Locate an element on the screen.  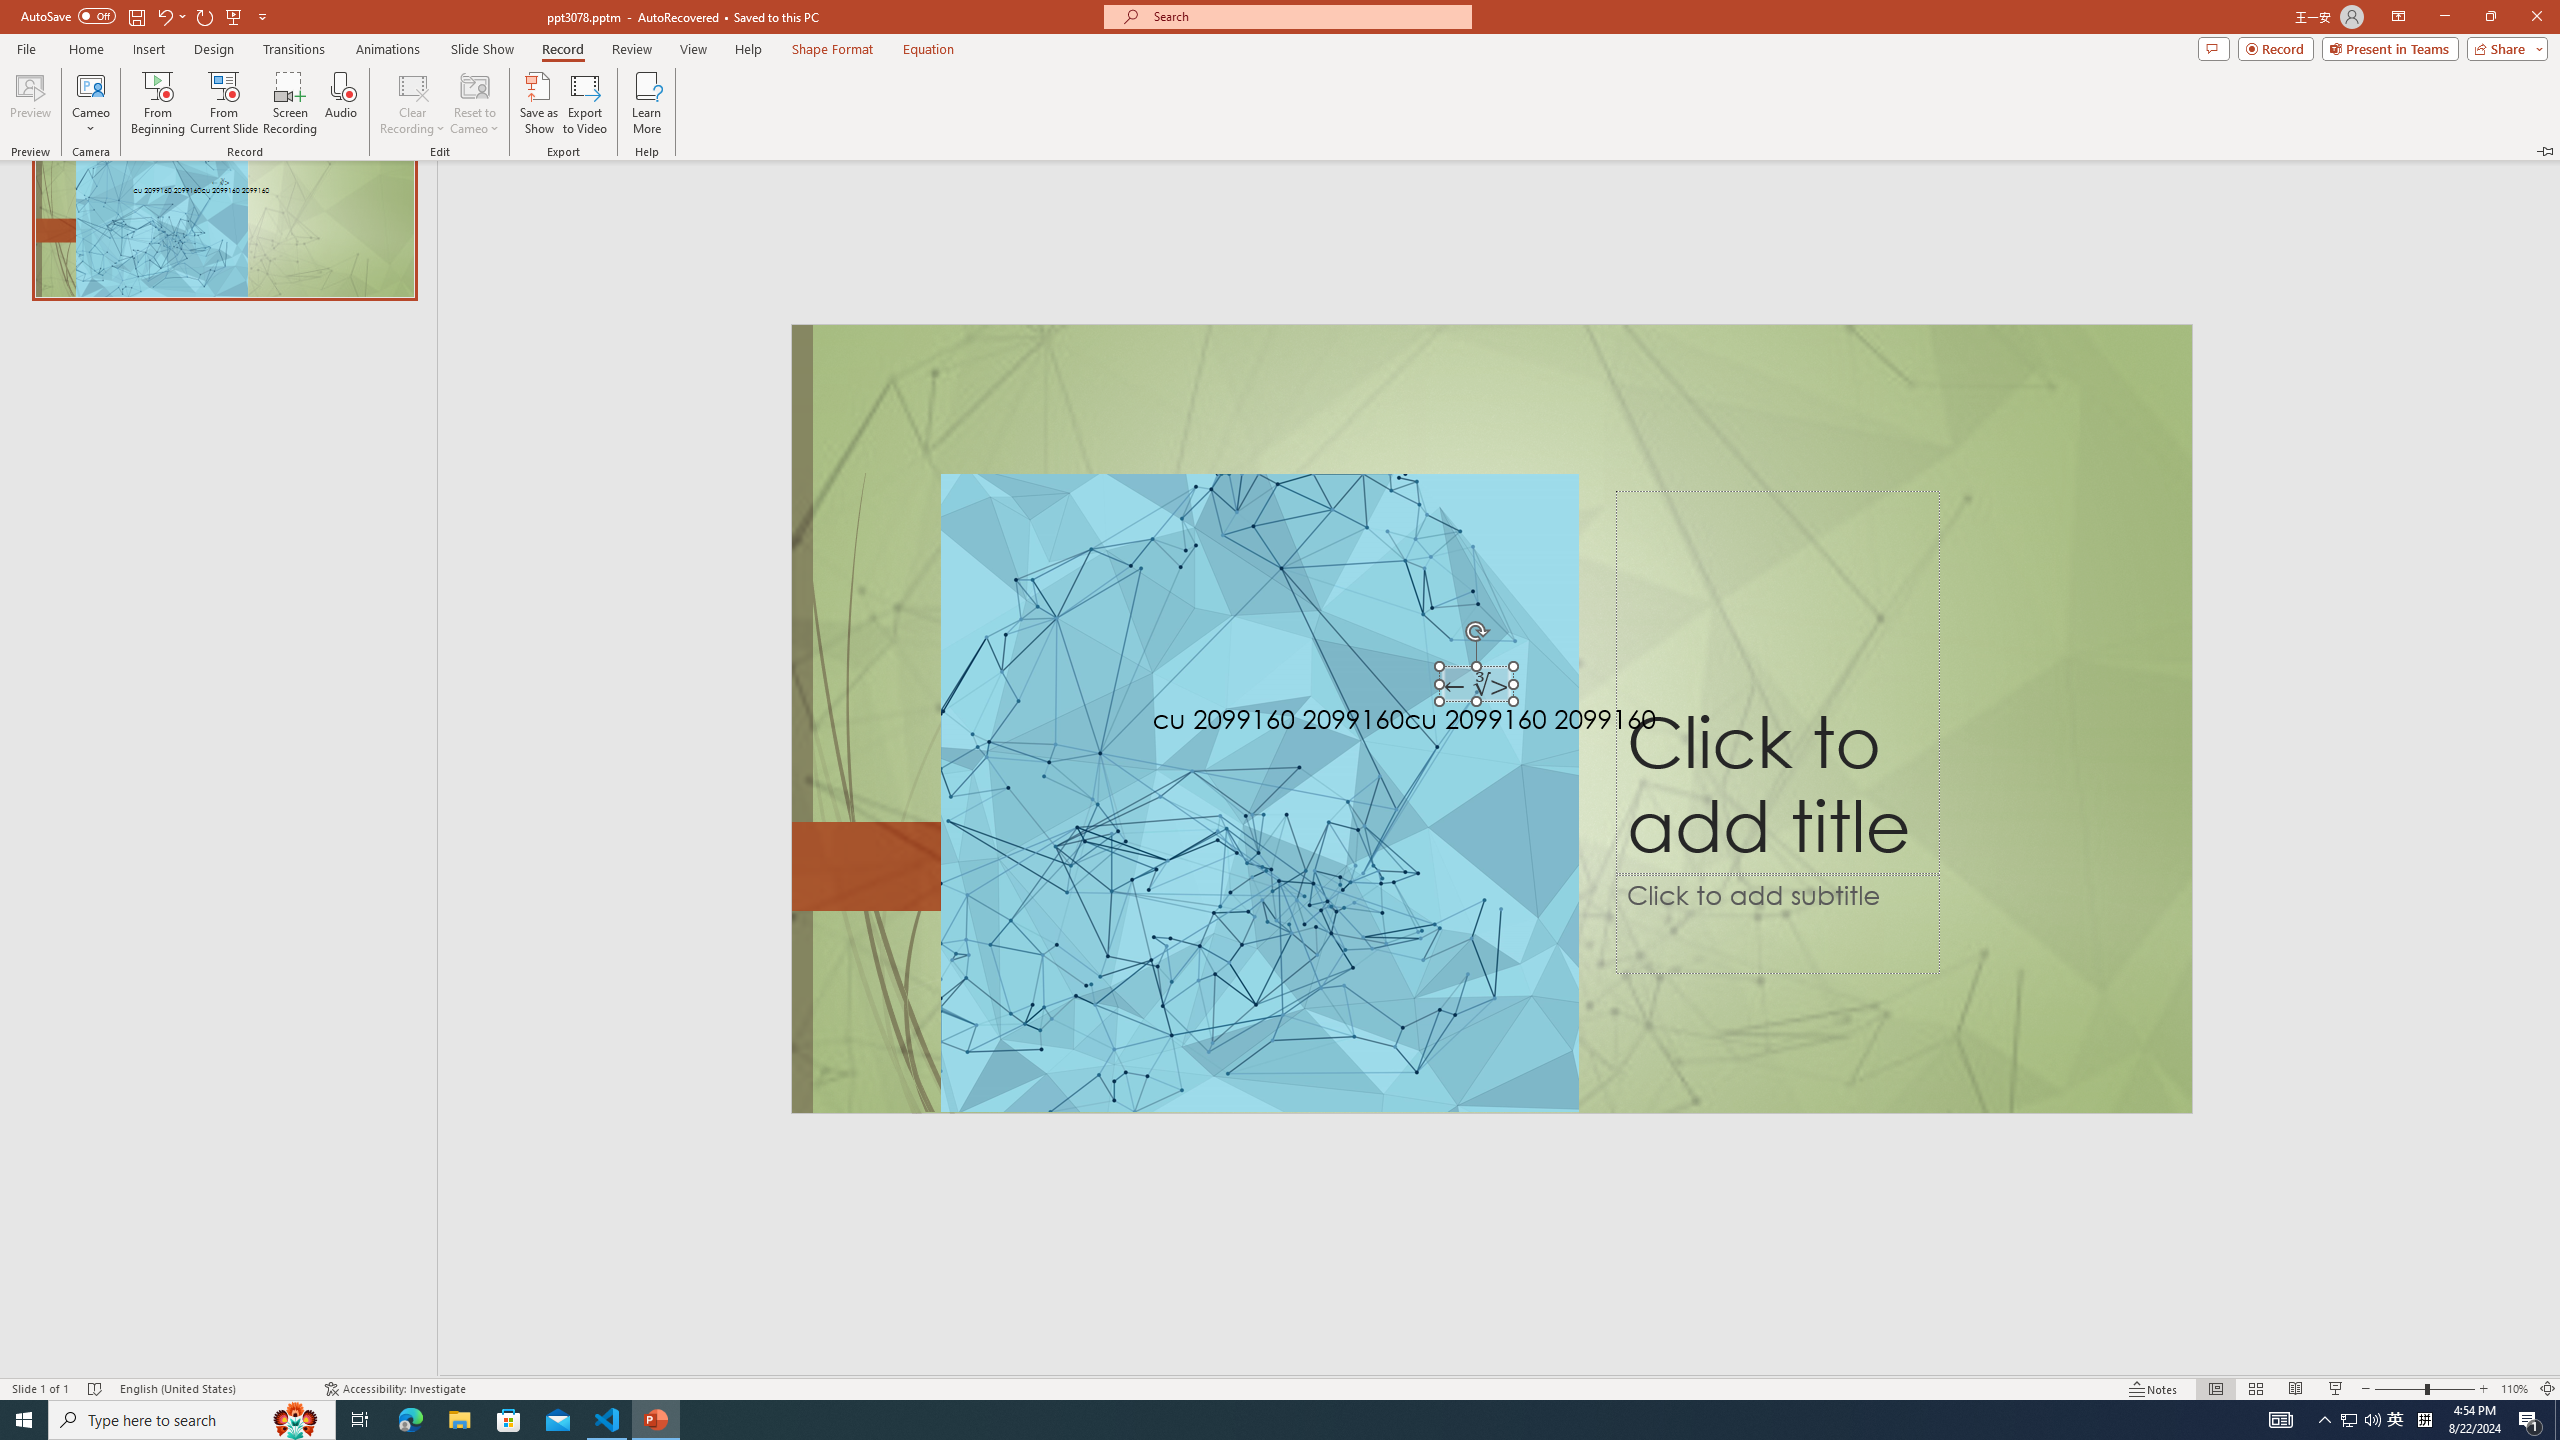
'Q2790: 100%' is located at coordinates (2372, 1418).